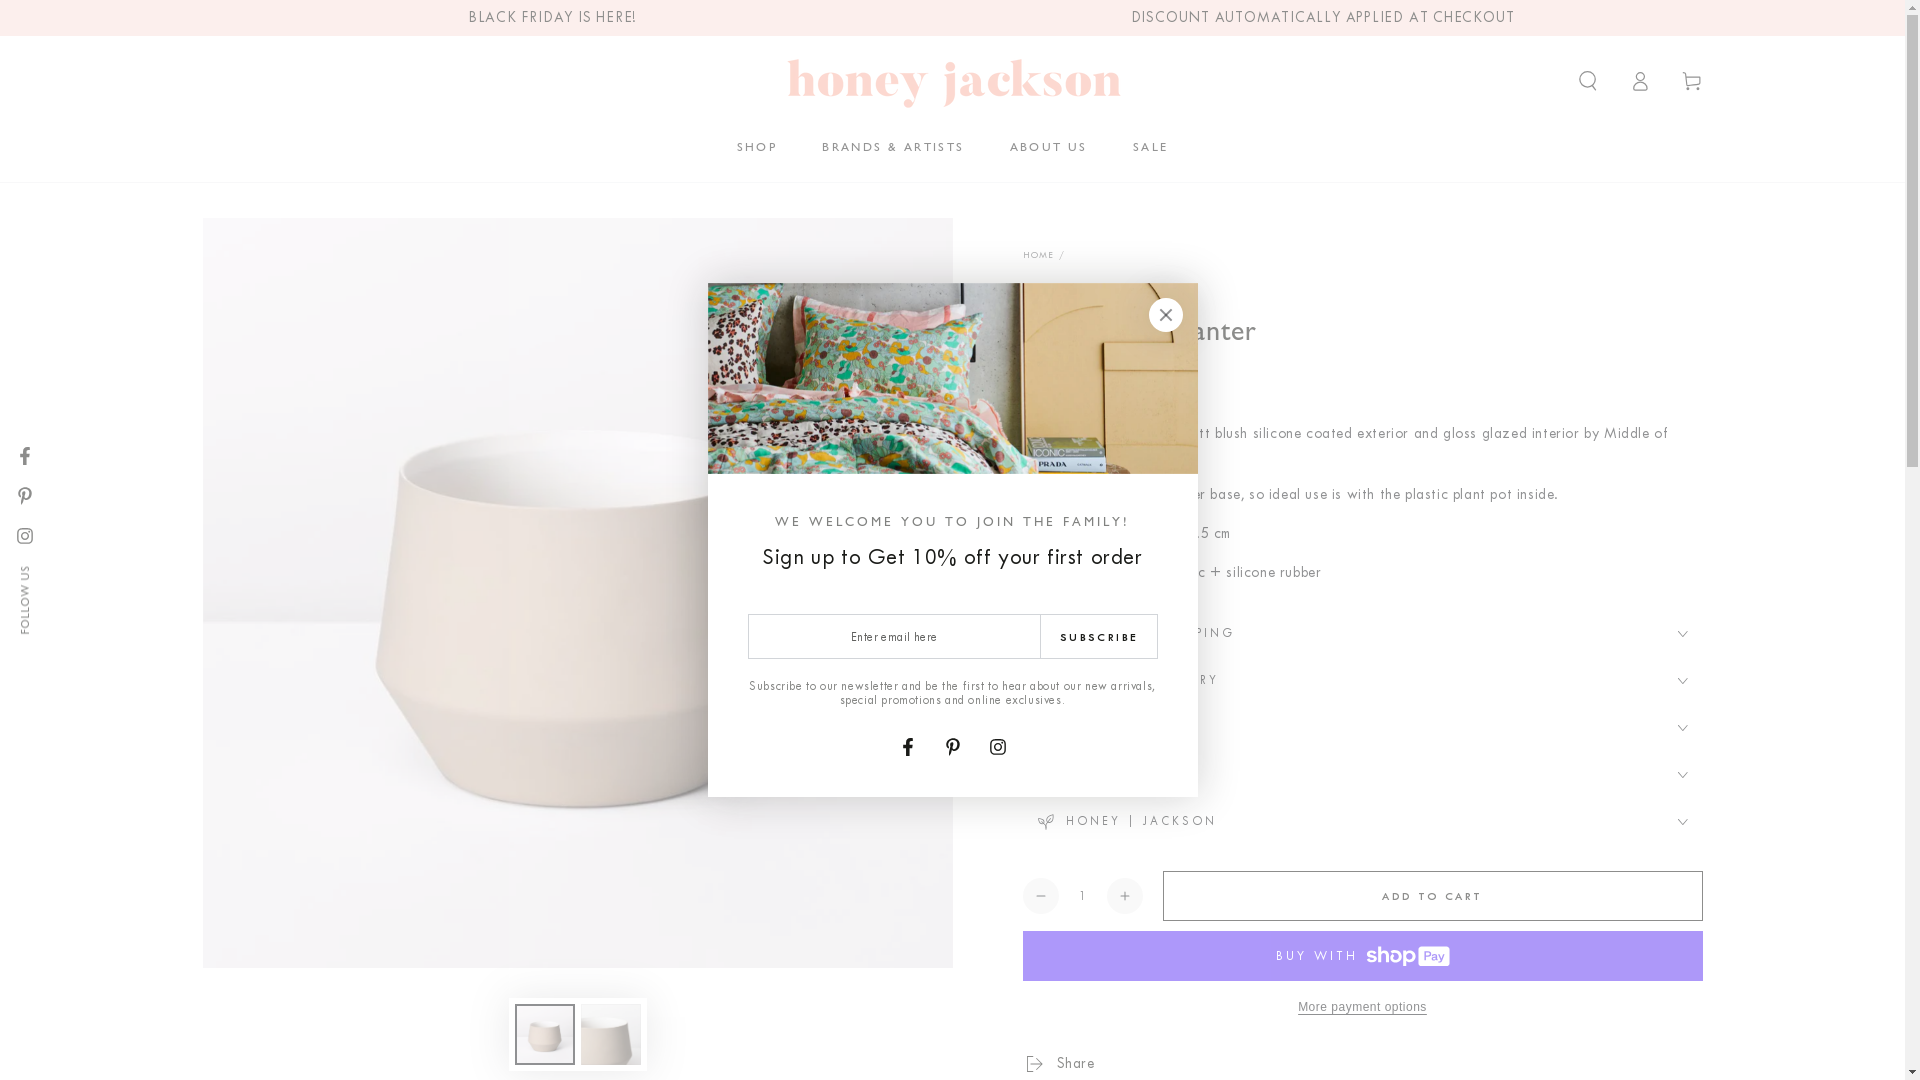 The width and height of the screenshot is (1920, 1080). What do you see at coordinates (1430, 894) in the screenshot?
I see `'ADD TO CART'` at bounding box center [1430, 894].